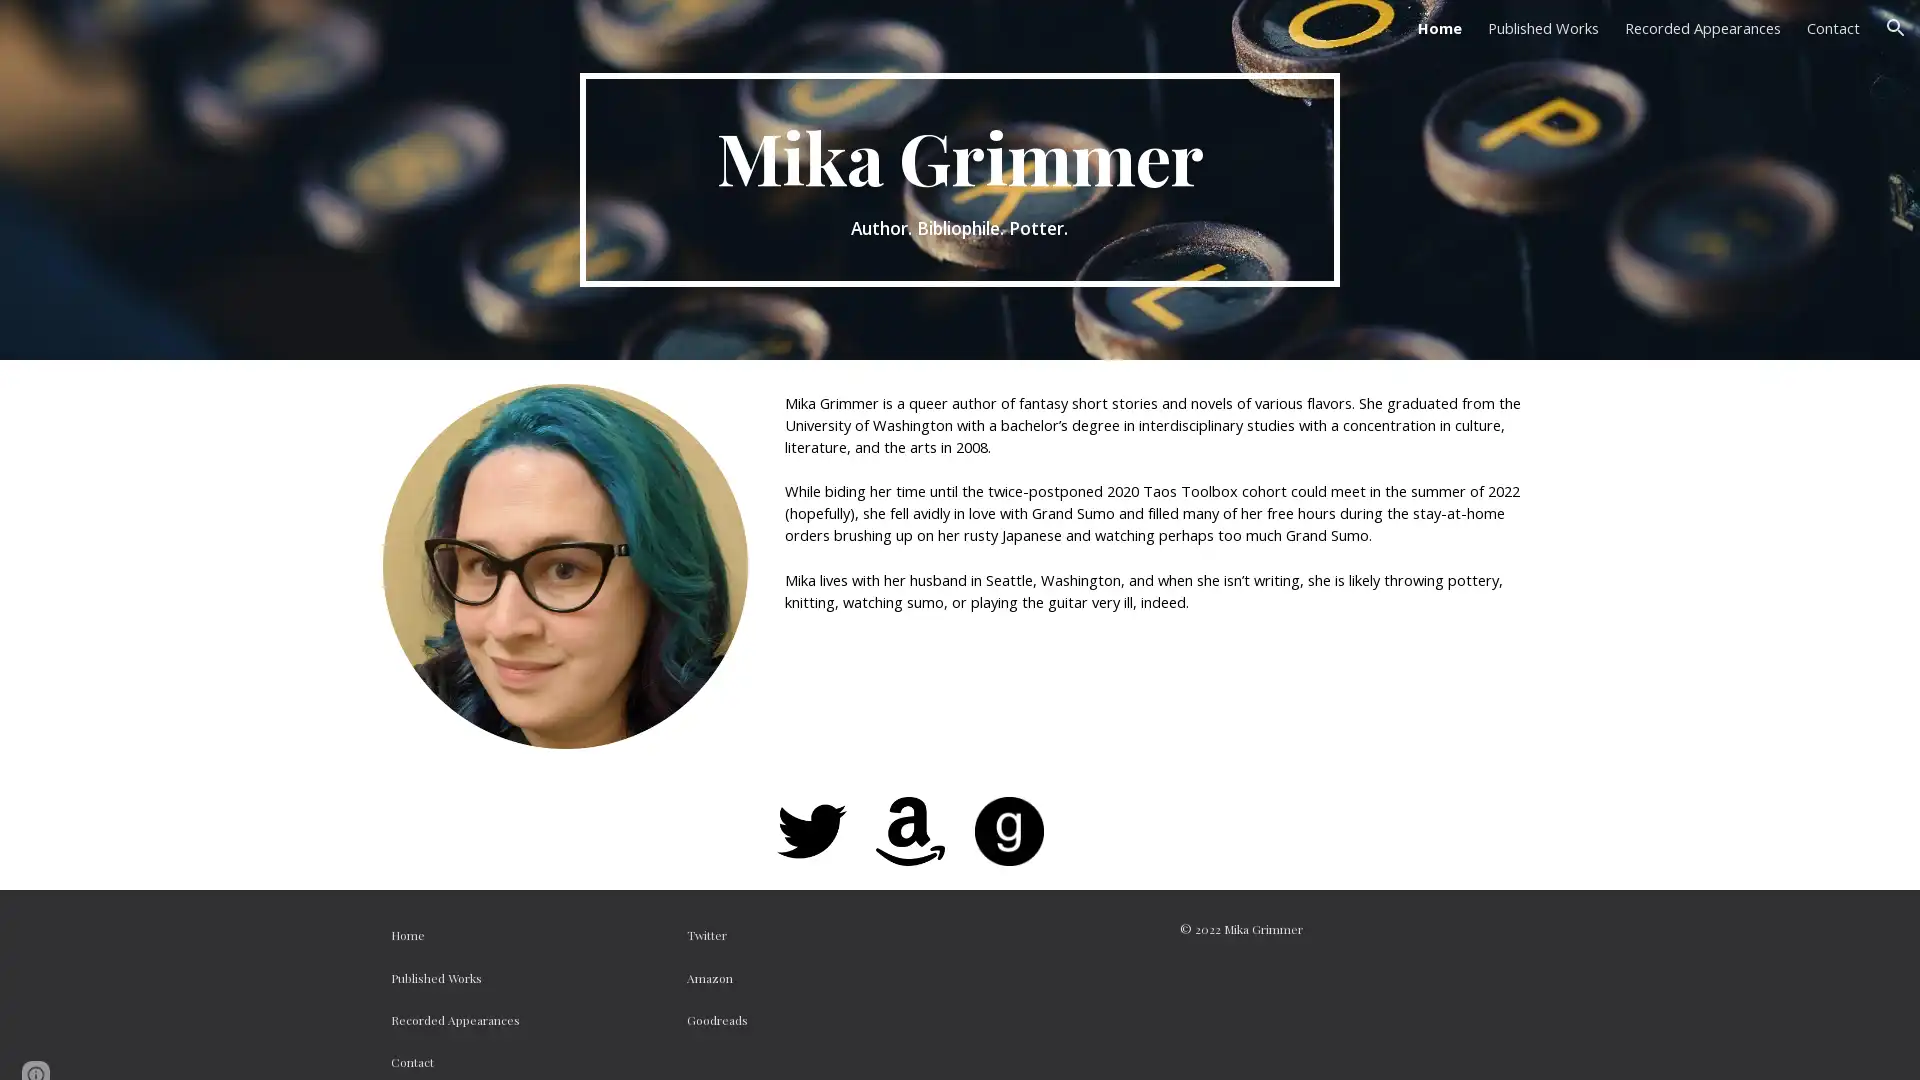  What do you see at coordinates (787, 37) in the screenshot?
I see `Skip to main content` at bounding box center [787, 37].